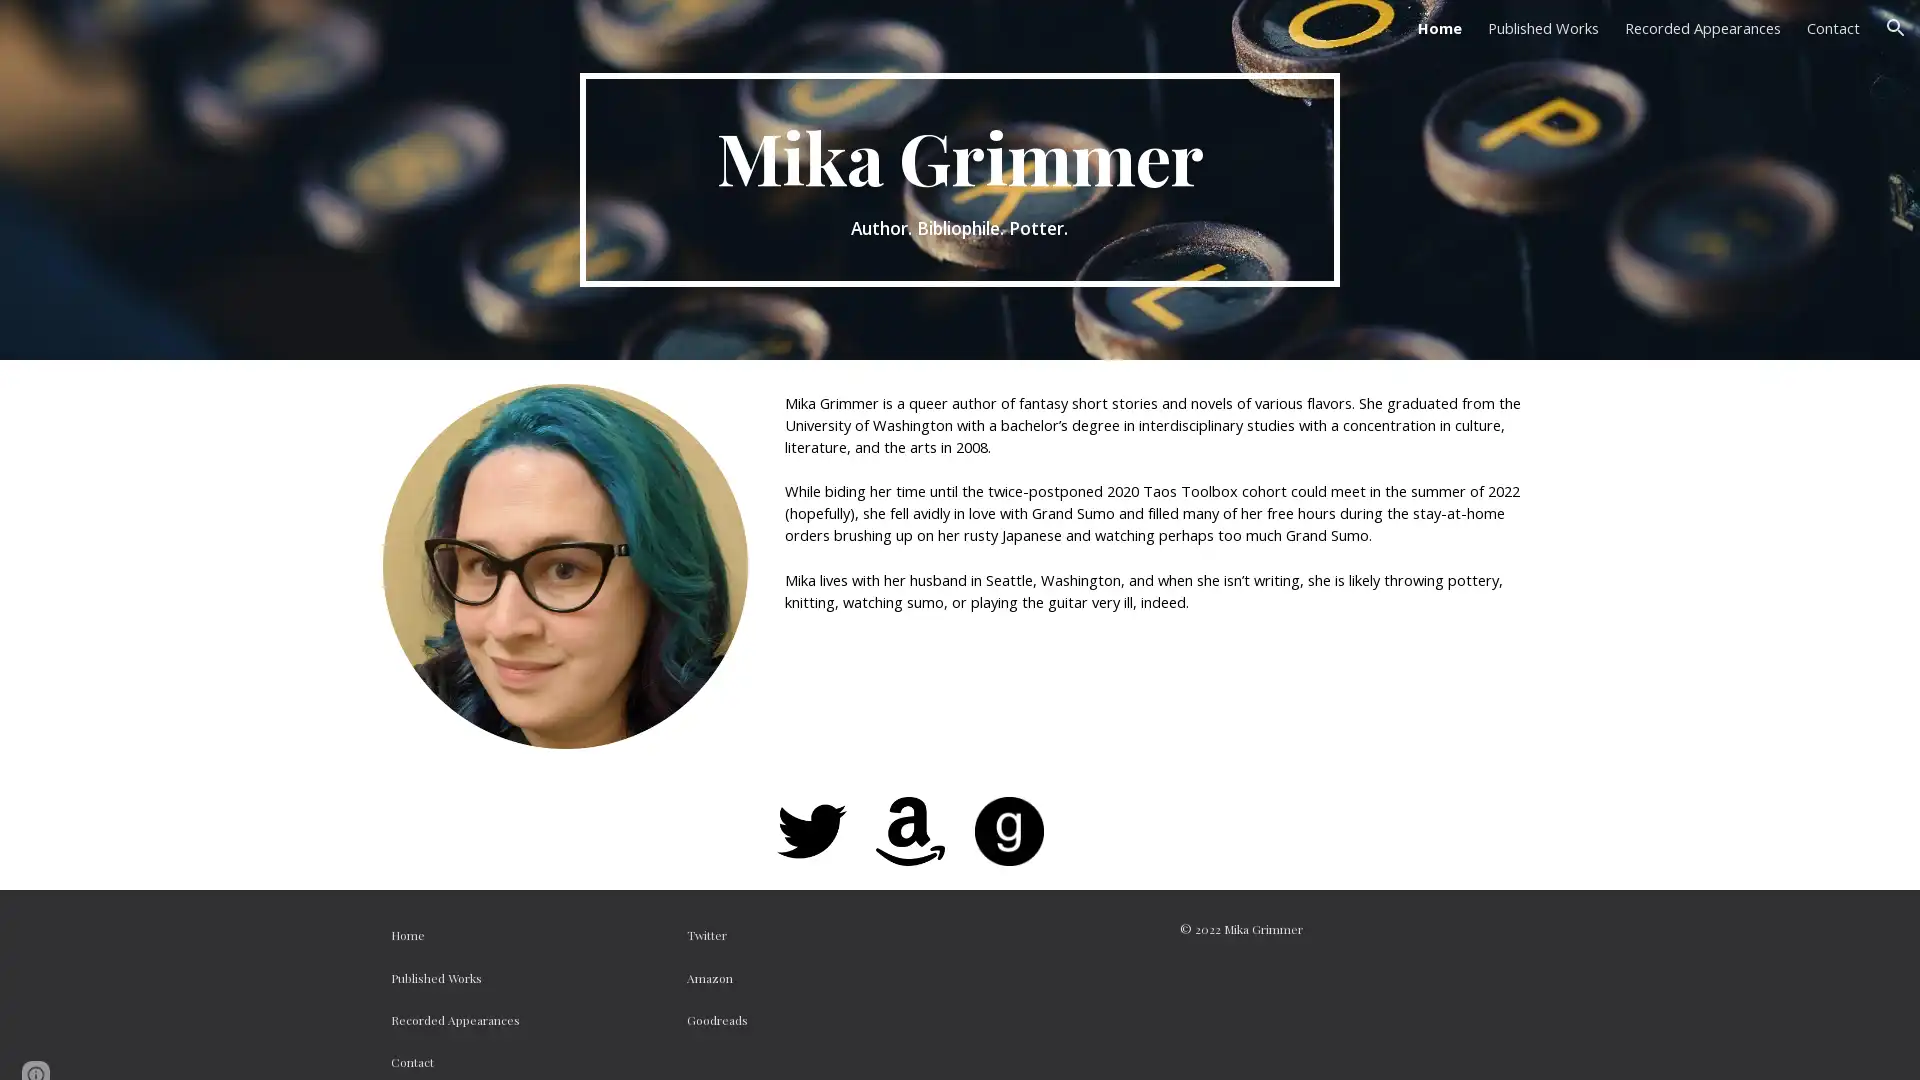  What do you see at coordinates (787, 37) in the screenshot?
I see `Skip to main content` at bounding box center [787, 37].